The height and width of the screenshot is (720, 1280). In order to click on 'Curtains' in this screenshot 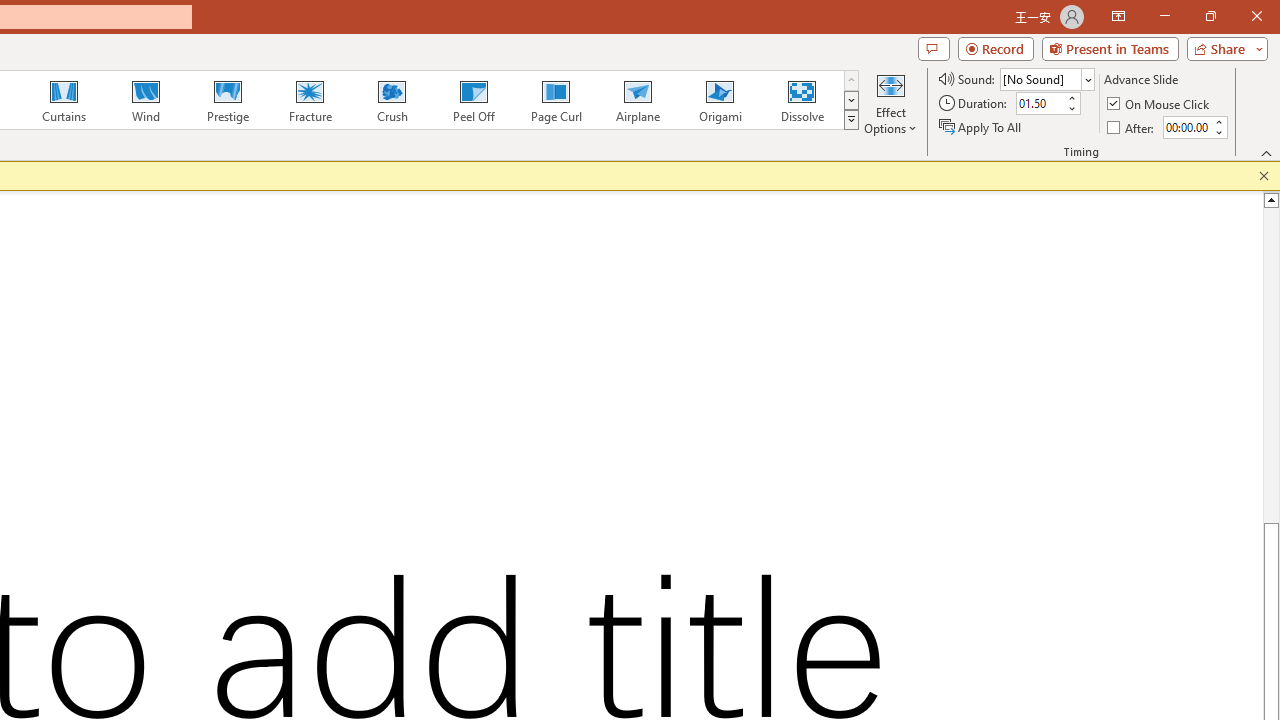, I will do `click(64, 100)`.